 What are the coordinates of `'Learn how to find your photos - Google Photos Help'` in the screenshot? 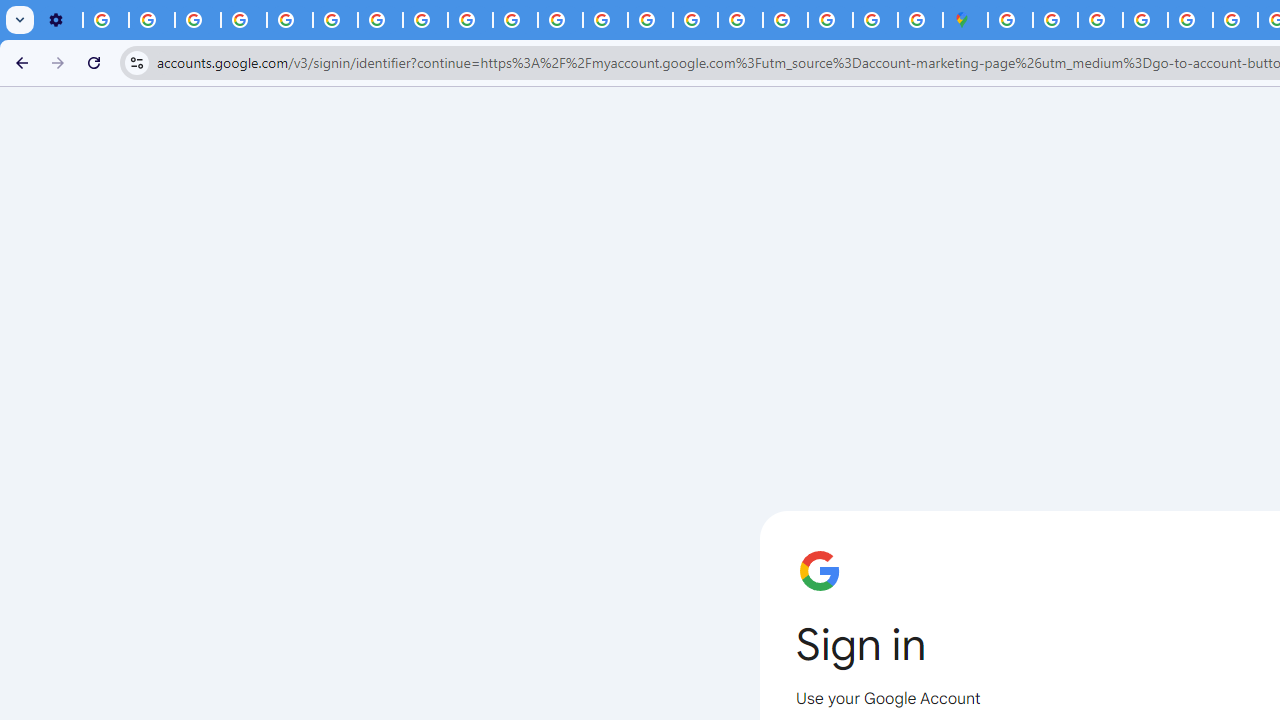 It's located at (151, 20).